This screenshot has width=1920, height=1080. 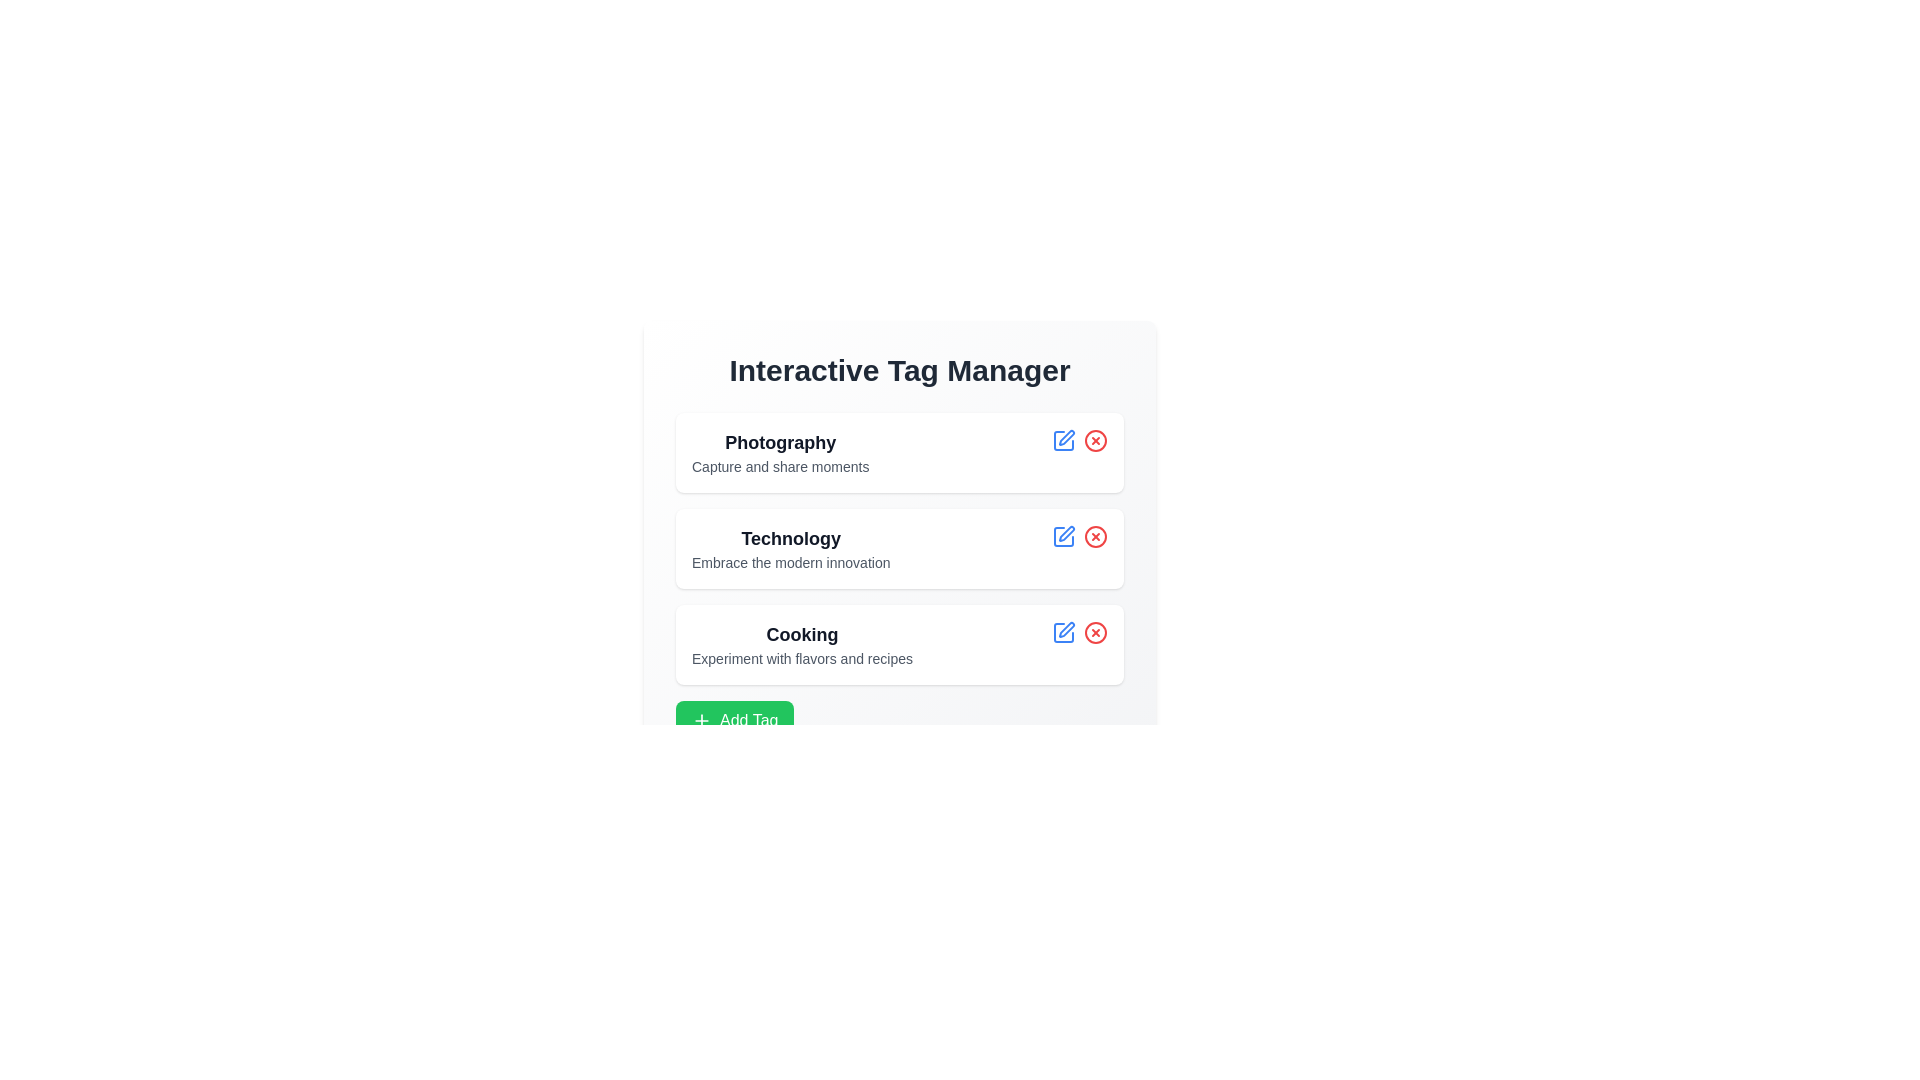 I want to click on title label for the 'Cooking' tag, which is positioned above the sibling text 'Experiment with flavors and recipes' in the 'Interactive Tag Manager' section, so click(x=802, y=635).